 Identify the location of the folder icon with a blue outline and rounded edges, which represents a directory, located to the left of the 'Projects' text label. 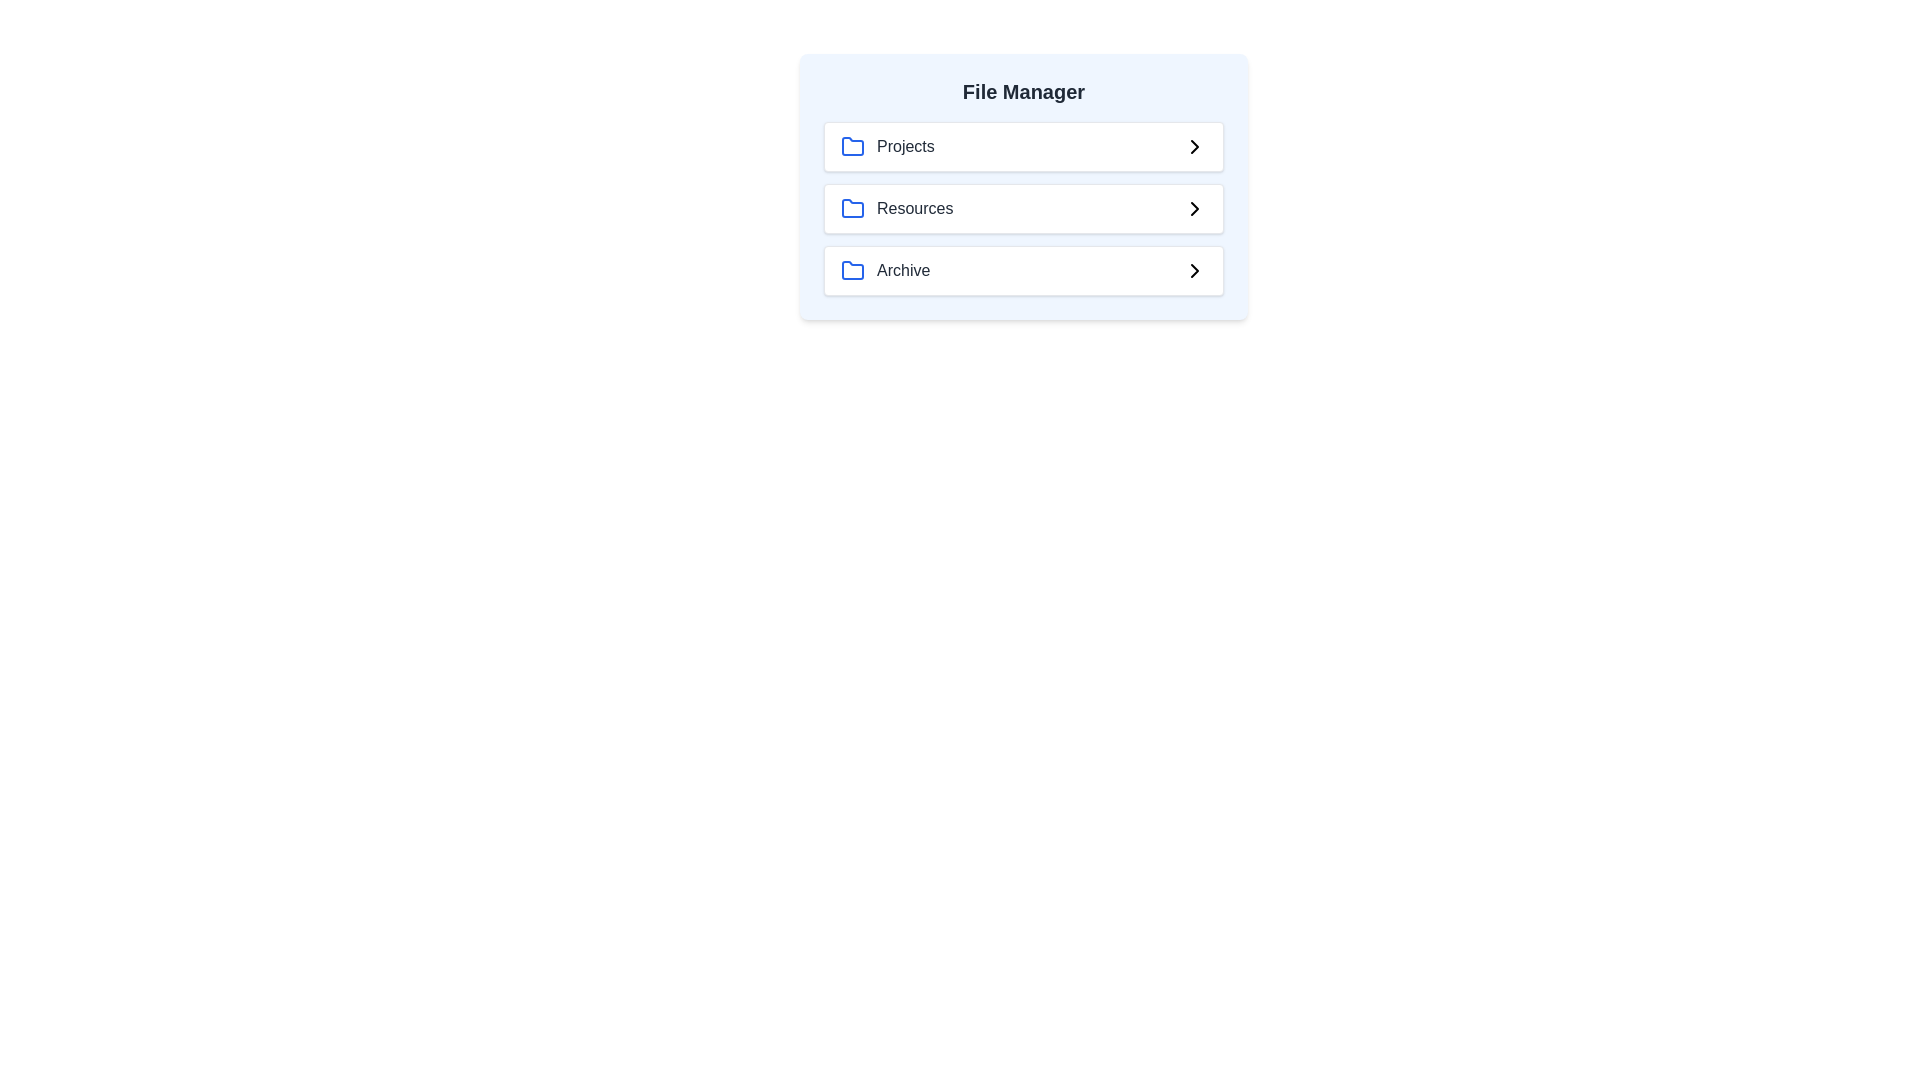
(853, 145).